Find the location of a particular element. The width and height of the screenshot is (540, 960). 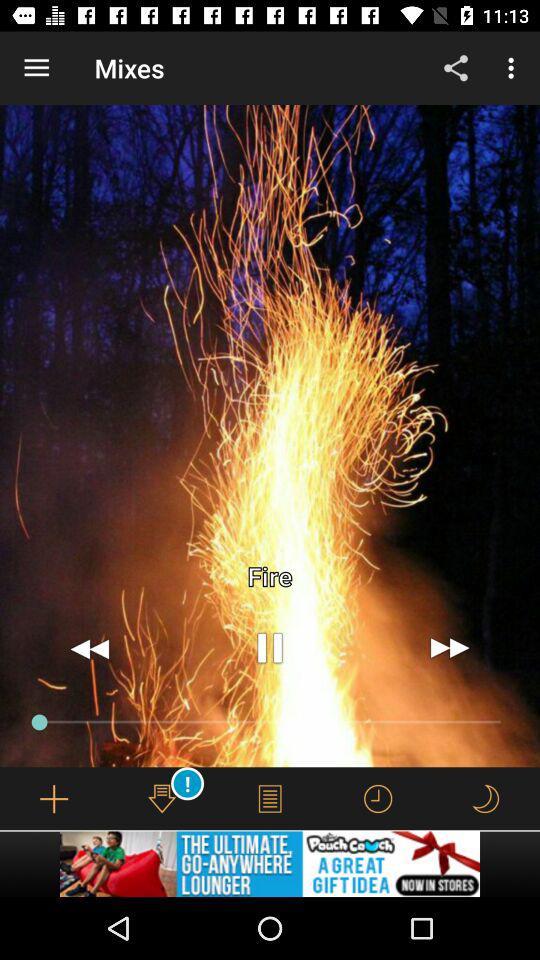

fast foward is located at coordinates (449, 647).